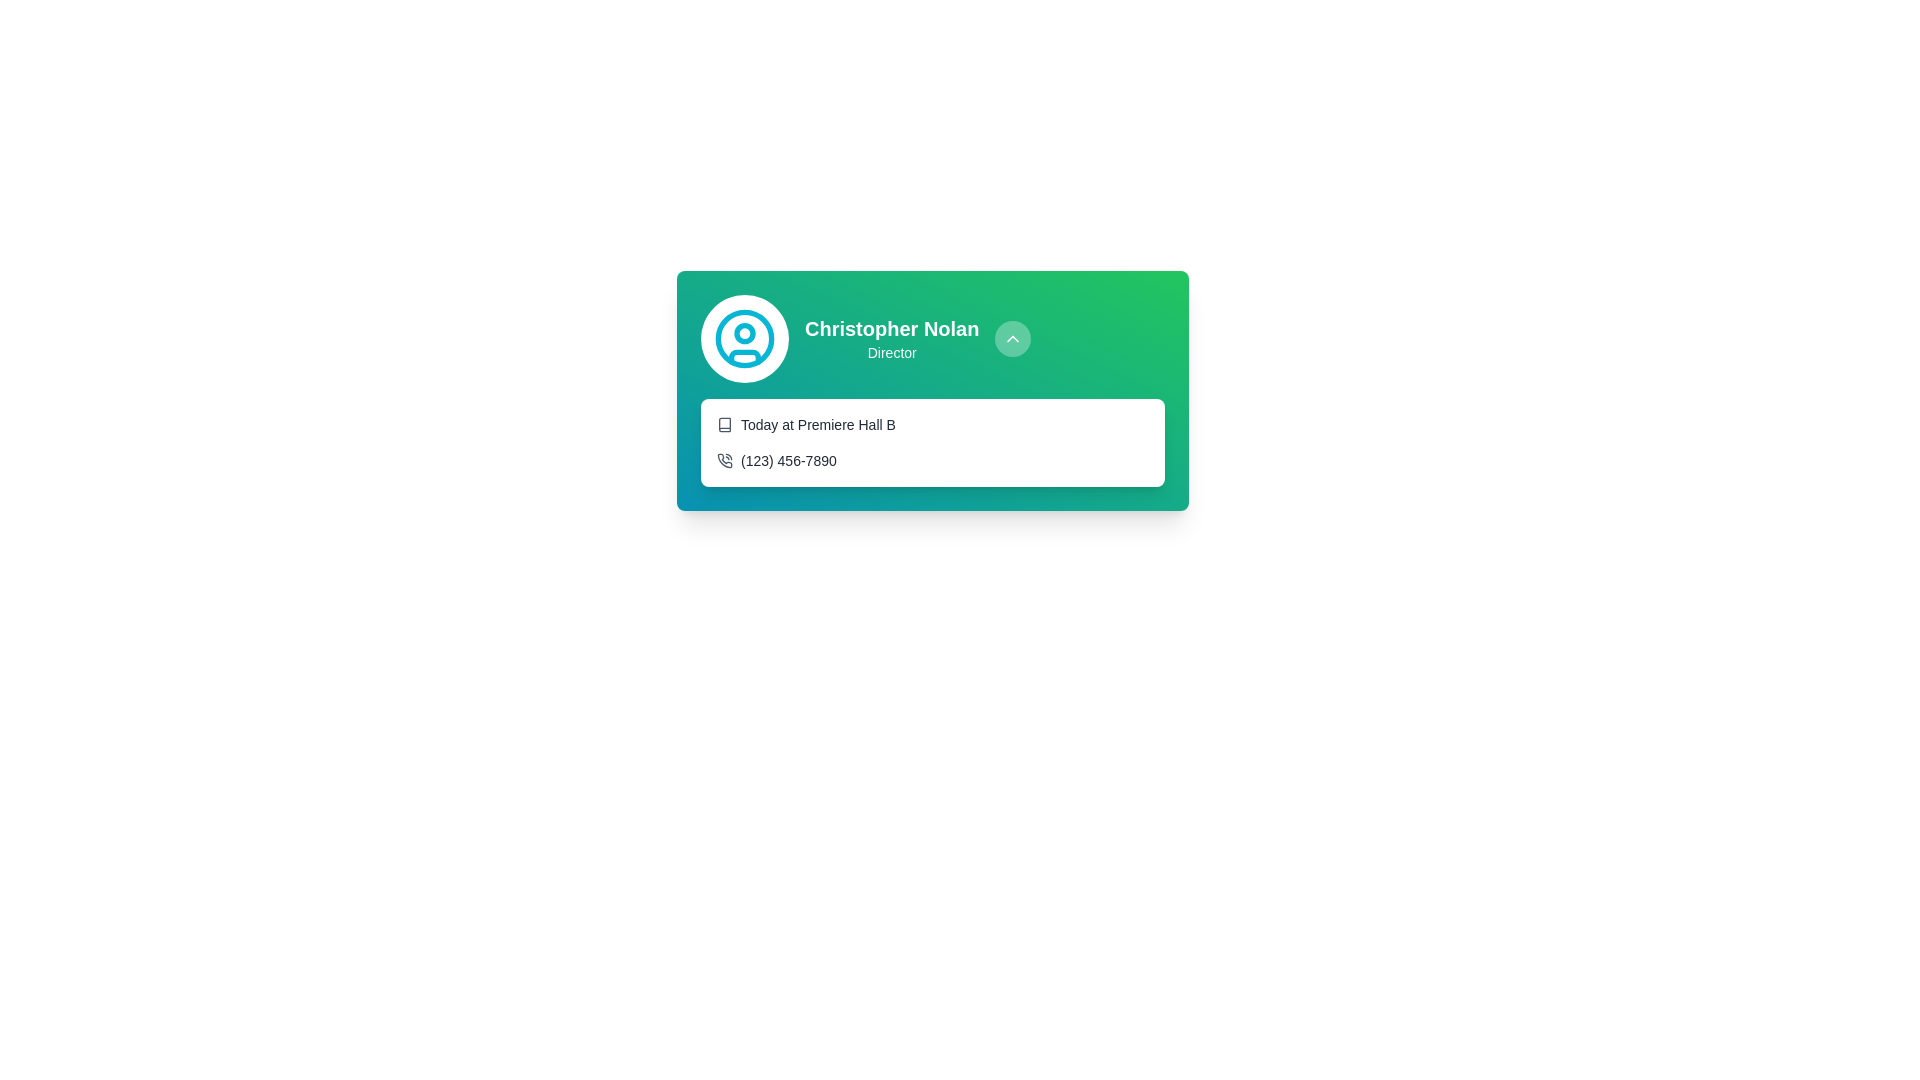  What do you see at coordinates (1012, 338) in the screenshot?
I see `the upward-pointing chevron icon located in the top-right region of the user card containing the profile of Christopher Nolan` at bounding box center [1012, 338].